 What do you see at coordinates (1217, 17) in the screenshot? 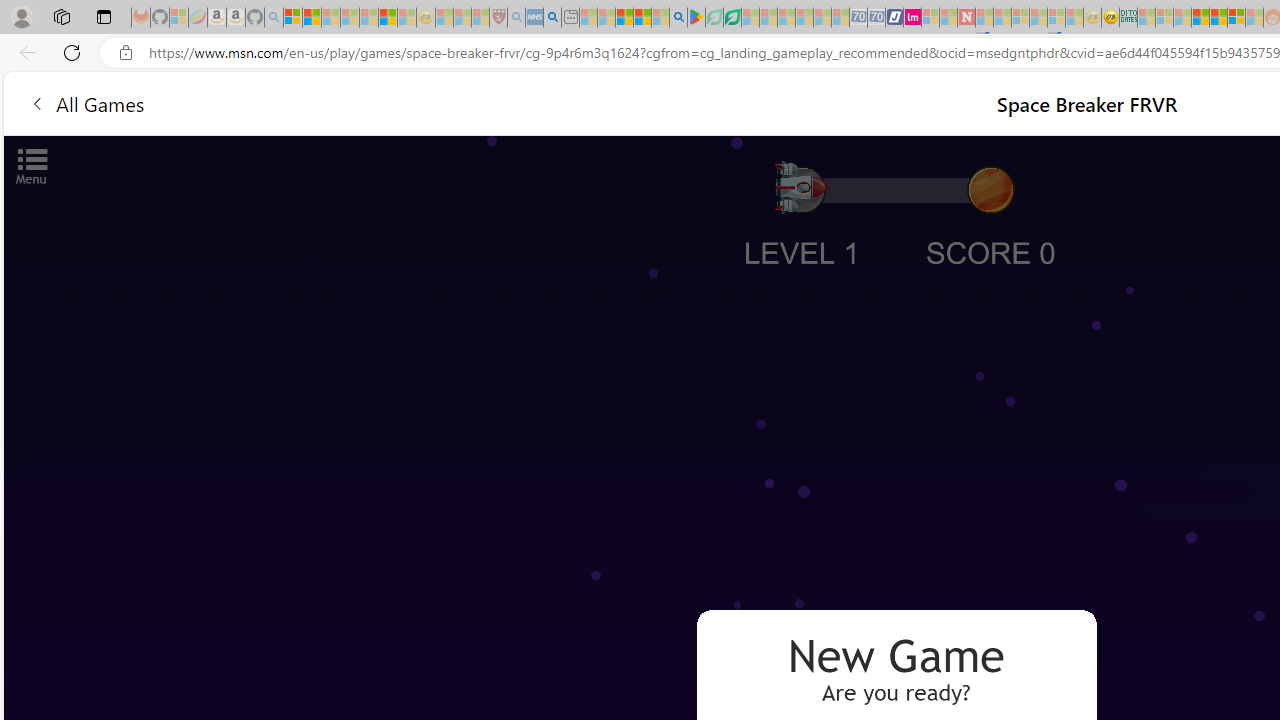
I see `'Kinda Frugal - MSN'` at bounding box center [1217, 17].